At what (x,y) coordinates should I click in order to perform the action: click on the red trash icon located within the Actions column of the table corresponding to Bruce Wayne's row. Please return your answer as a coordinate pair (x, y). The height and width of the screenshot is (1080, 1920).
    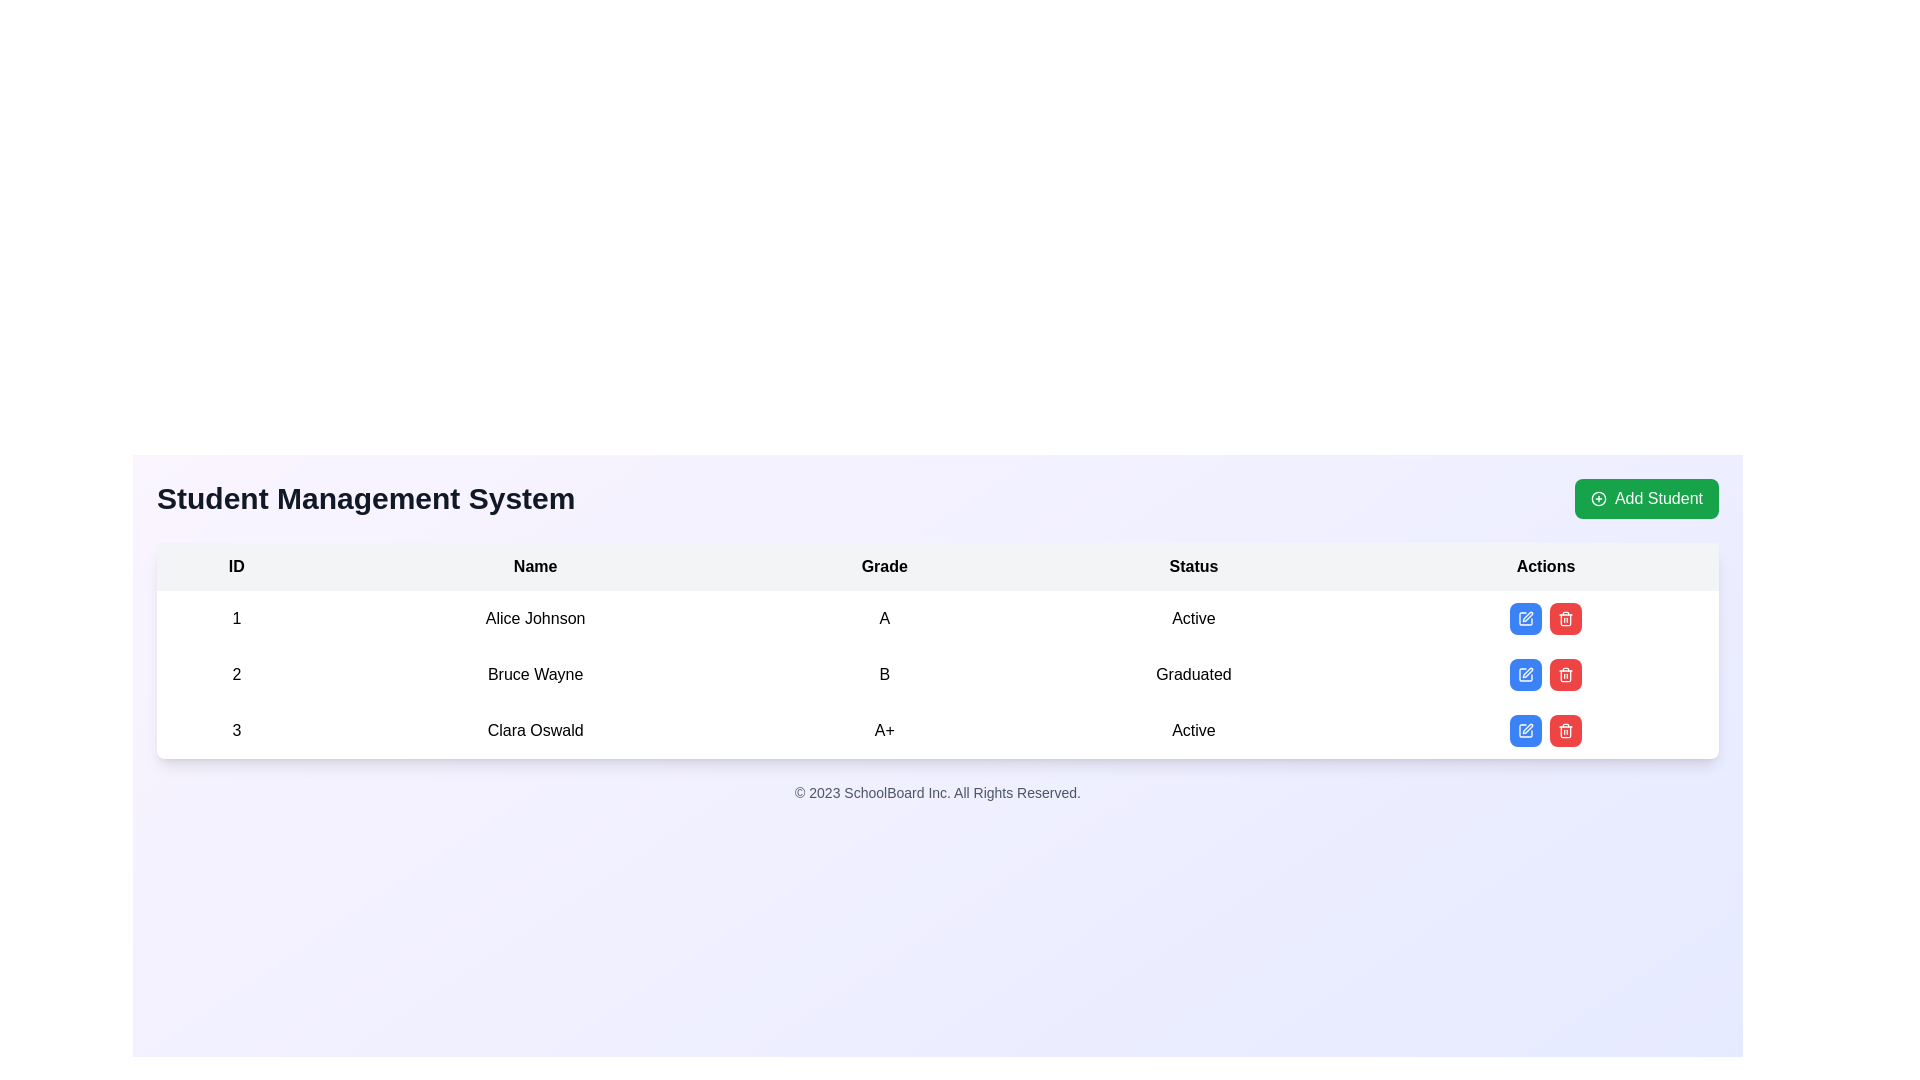
    Looking at the image, I should click on (1564, 675).